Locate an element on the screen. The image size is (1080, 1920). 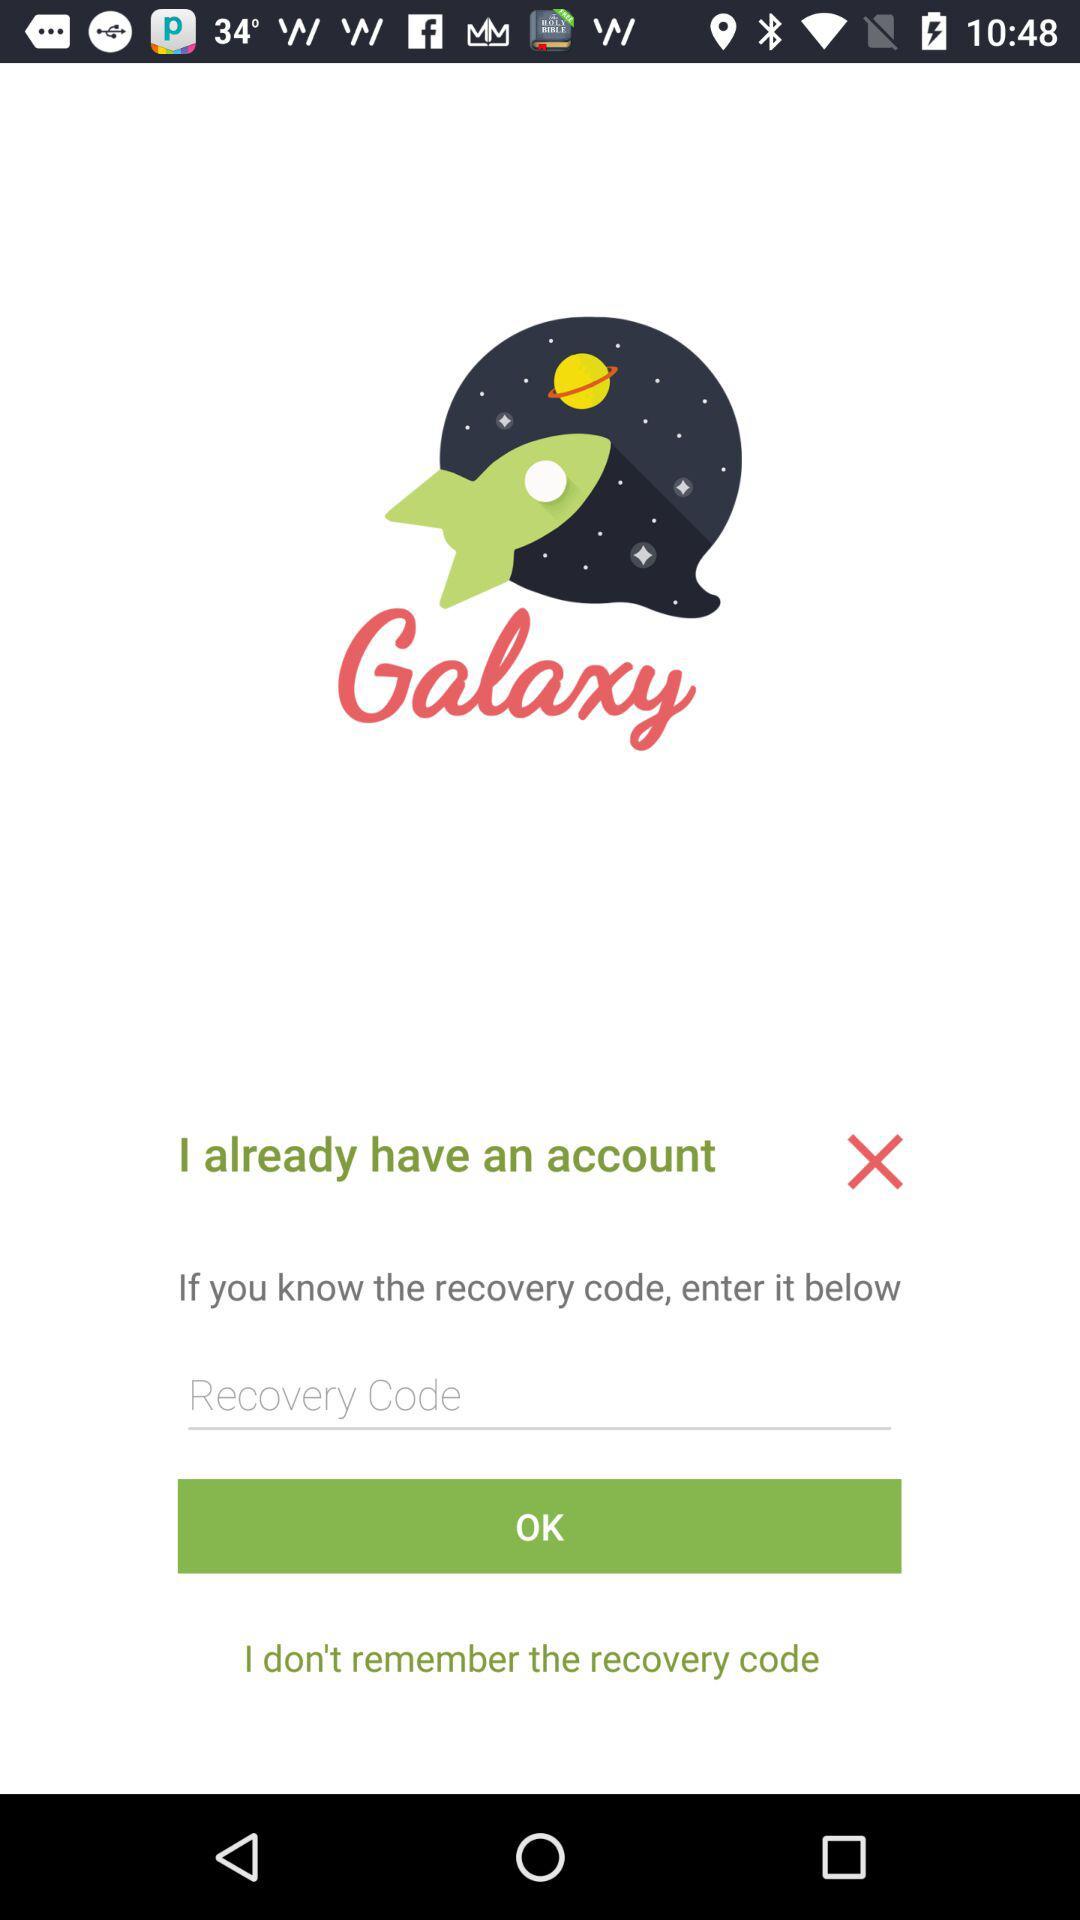
ok is located at coordinates (538, 1525).